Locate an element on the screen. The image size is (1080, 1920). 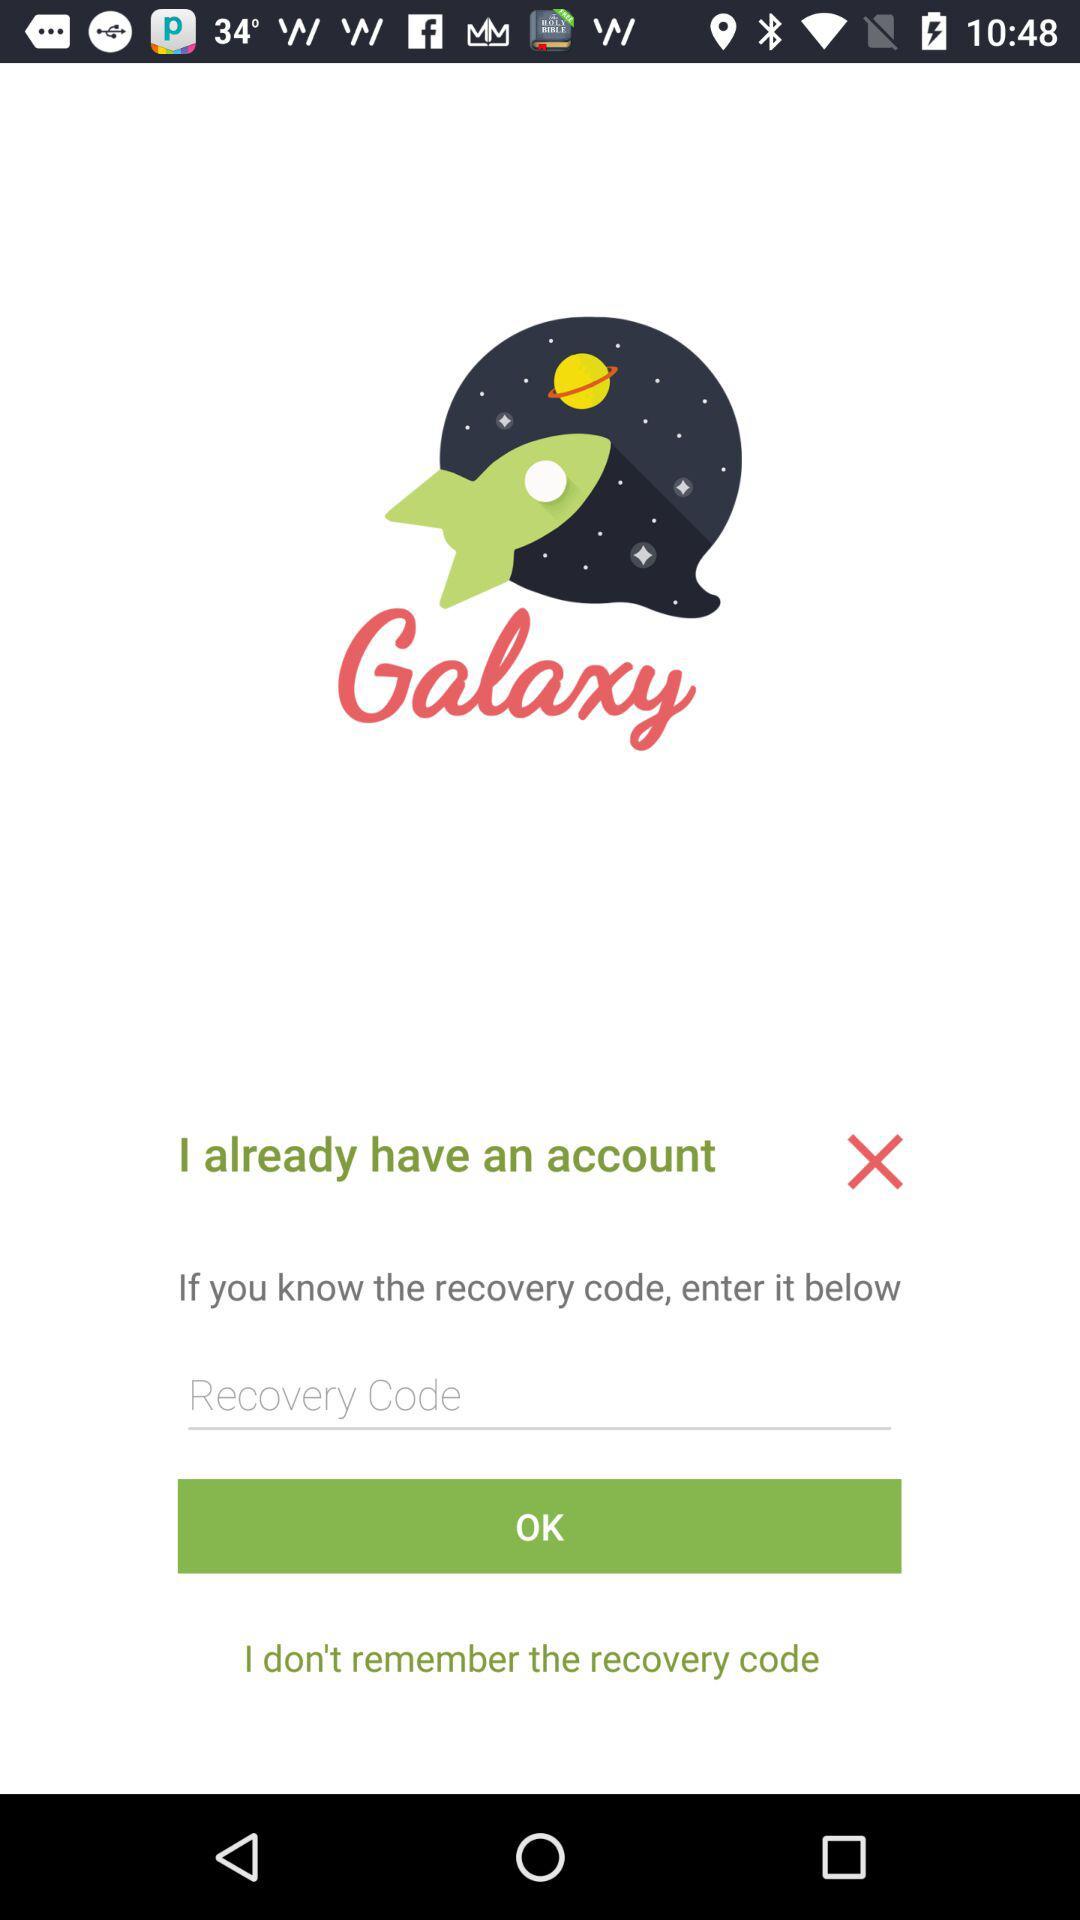
ok is located at coordinates (538, 1525).